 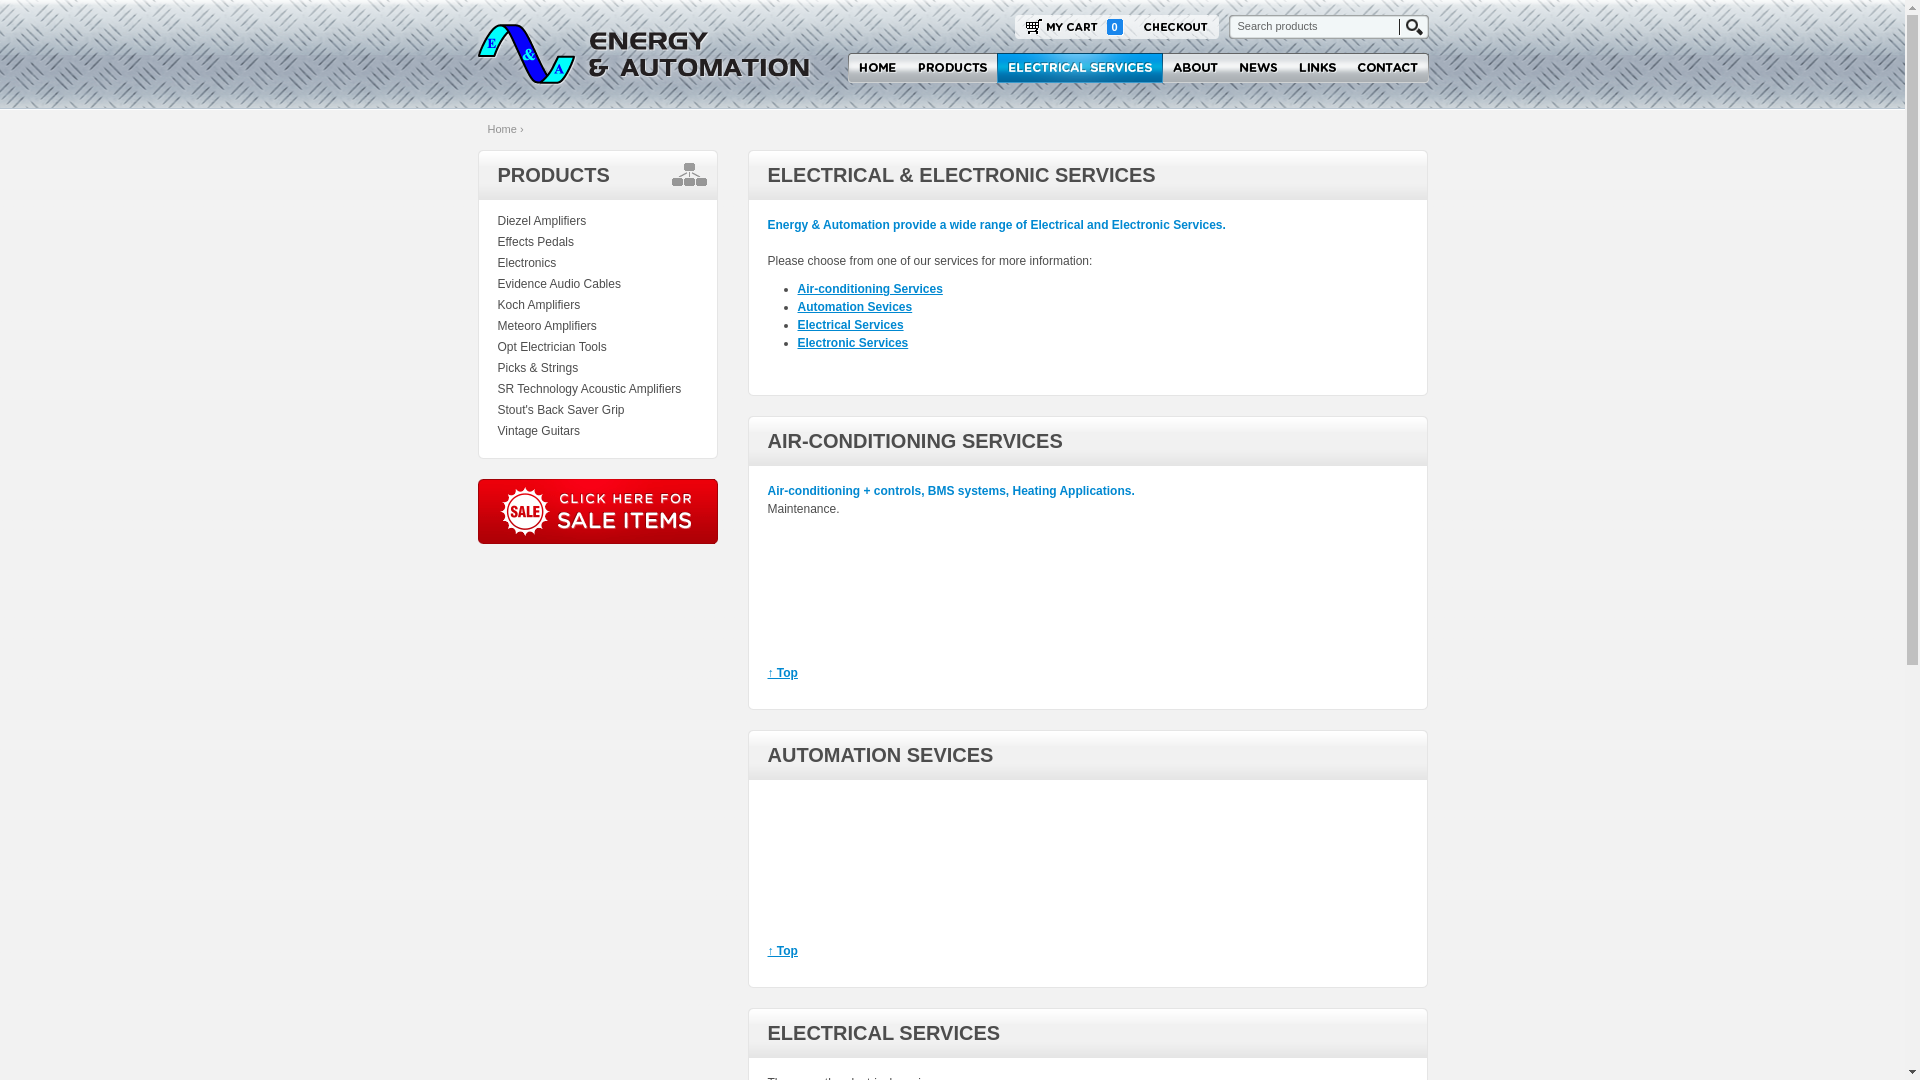 I want to click on 'Evidence Audio Cables', so click(x=558, y=284).